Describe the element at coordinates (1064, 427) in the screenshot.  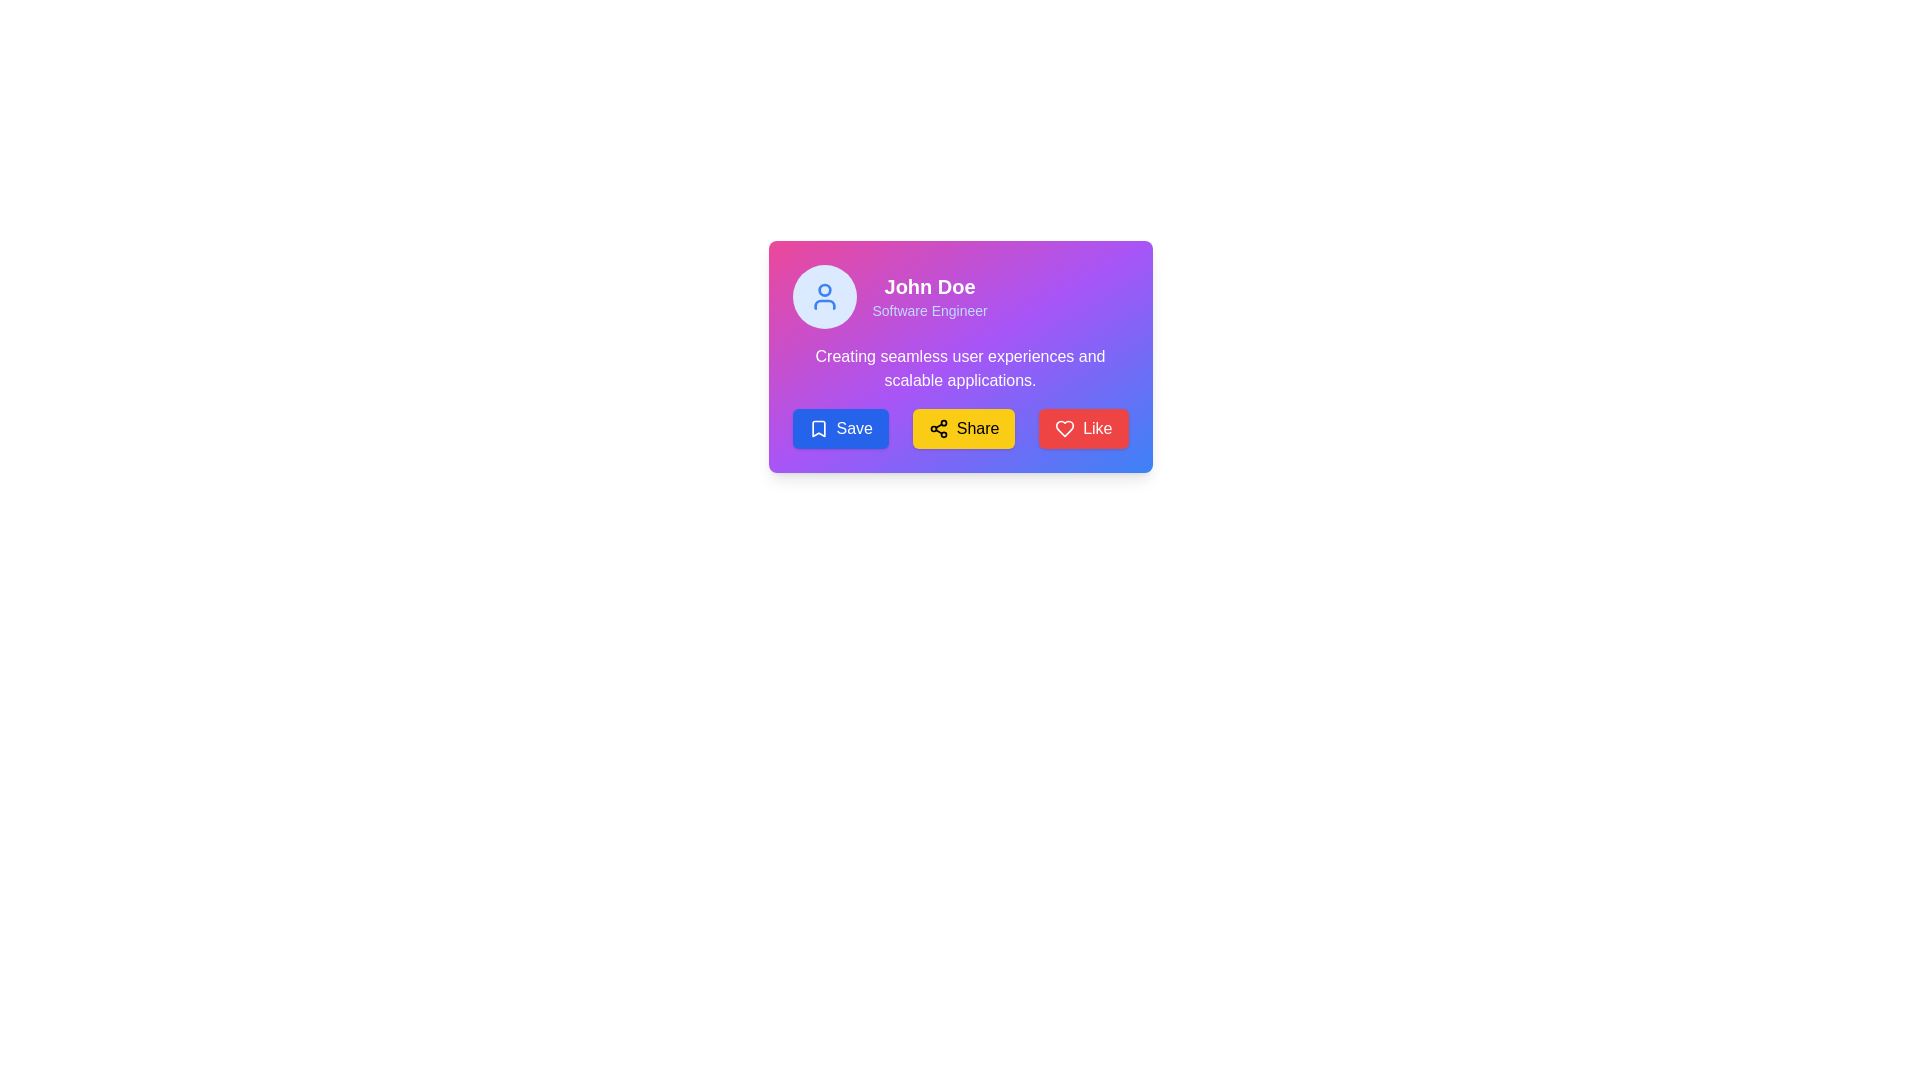
I see `the heart-shaped icon representing the 'Like' action located at the bottom right of the card interface` at that location.